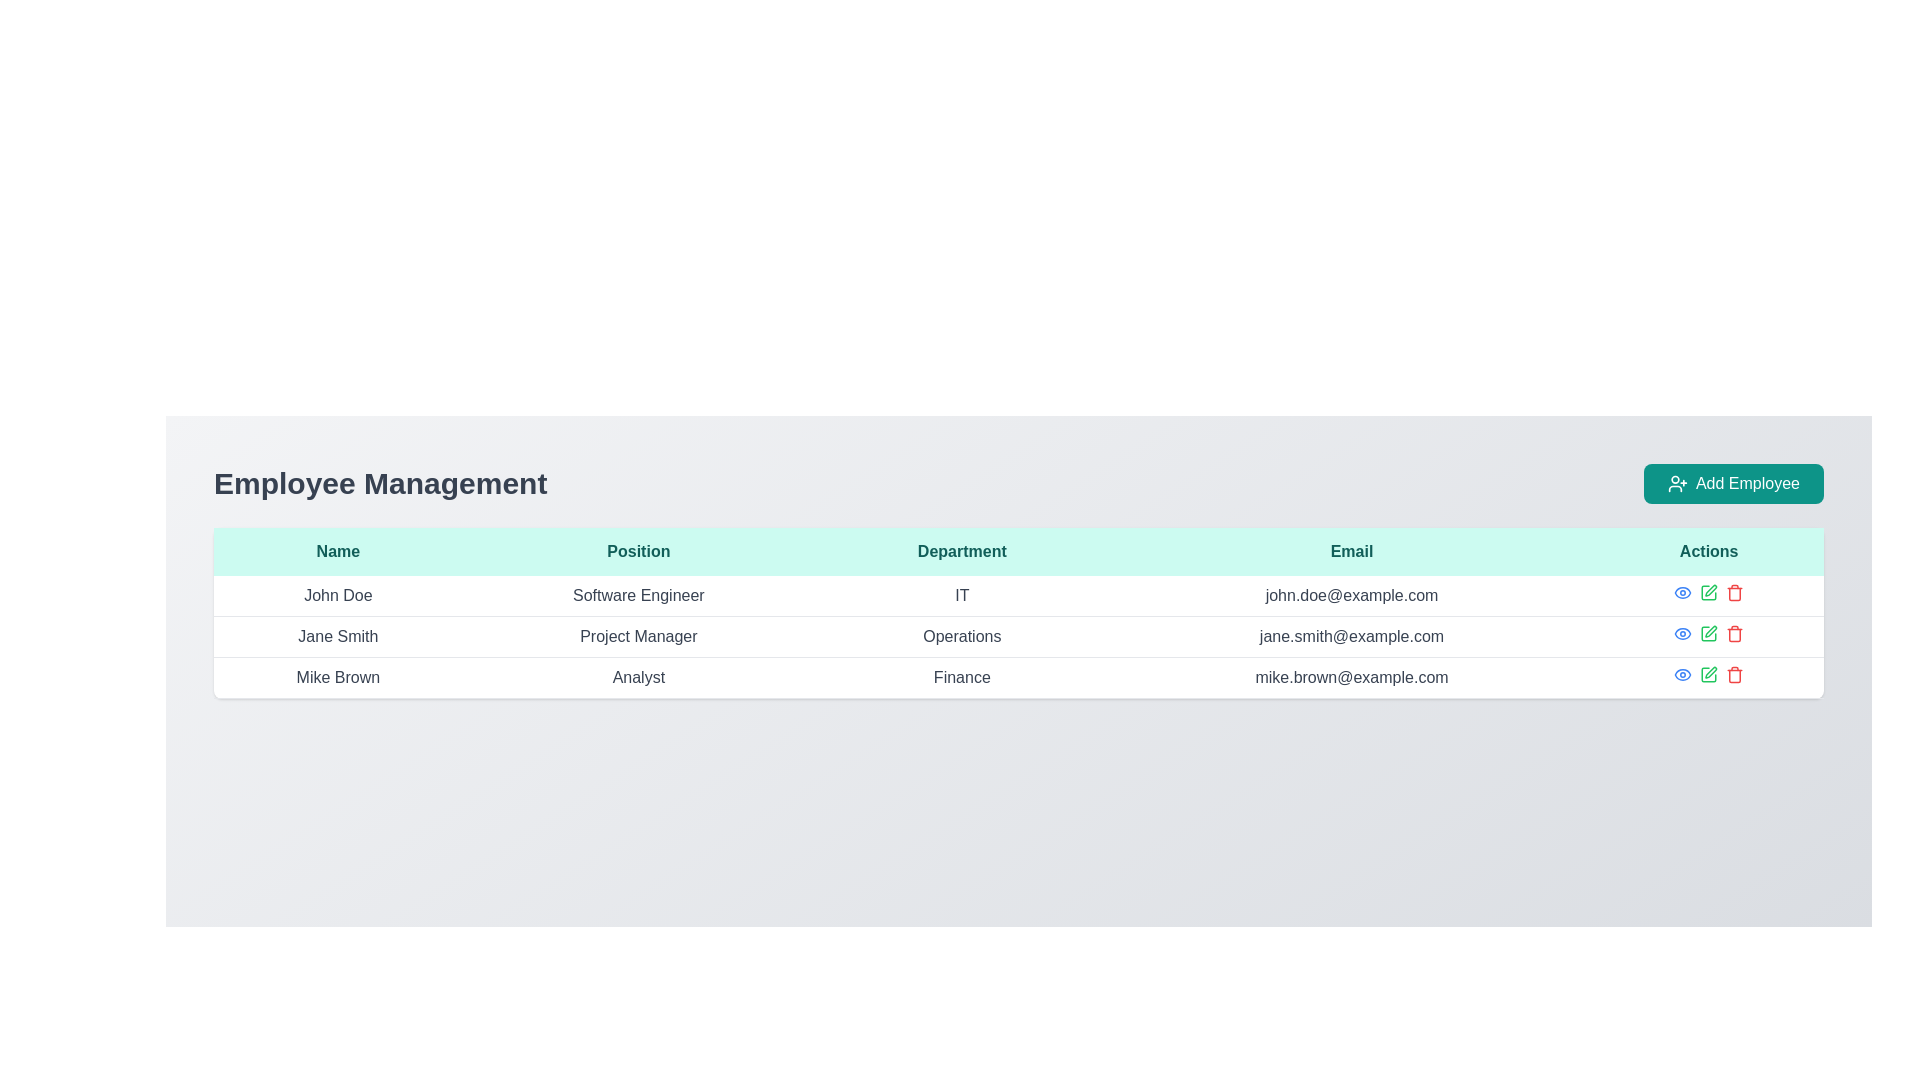  What do you see at coordinates (338, 595) in the screenshot?
I see `the text label displaying 'John Doe', which is located in the first row of a tabular structure under the 'Name' header` at bounding box center [338, 595].